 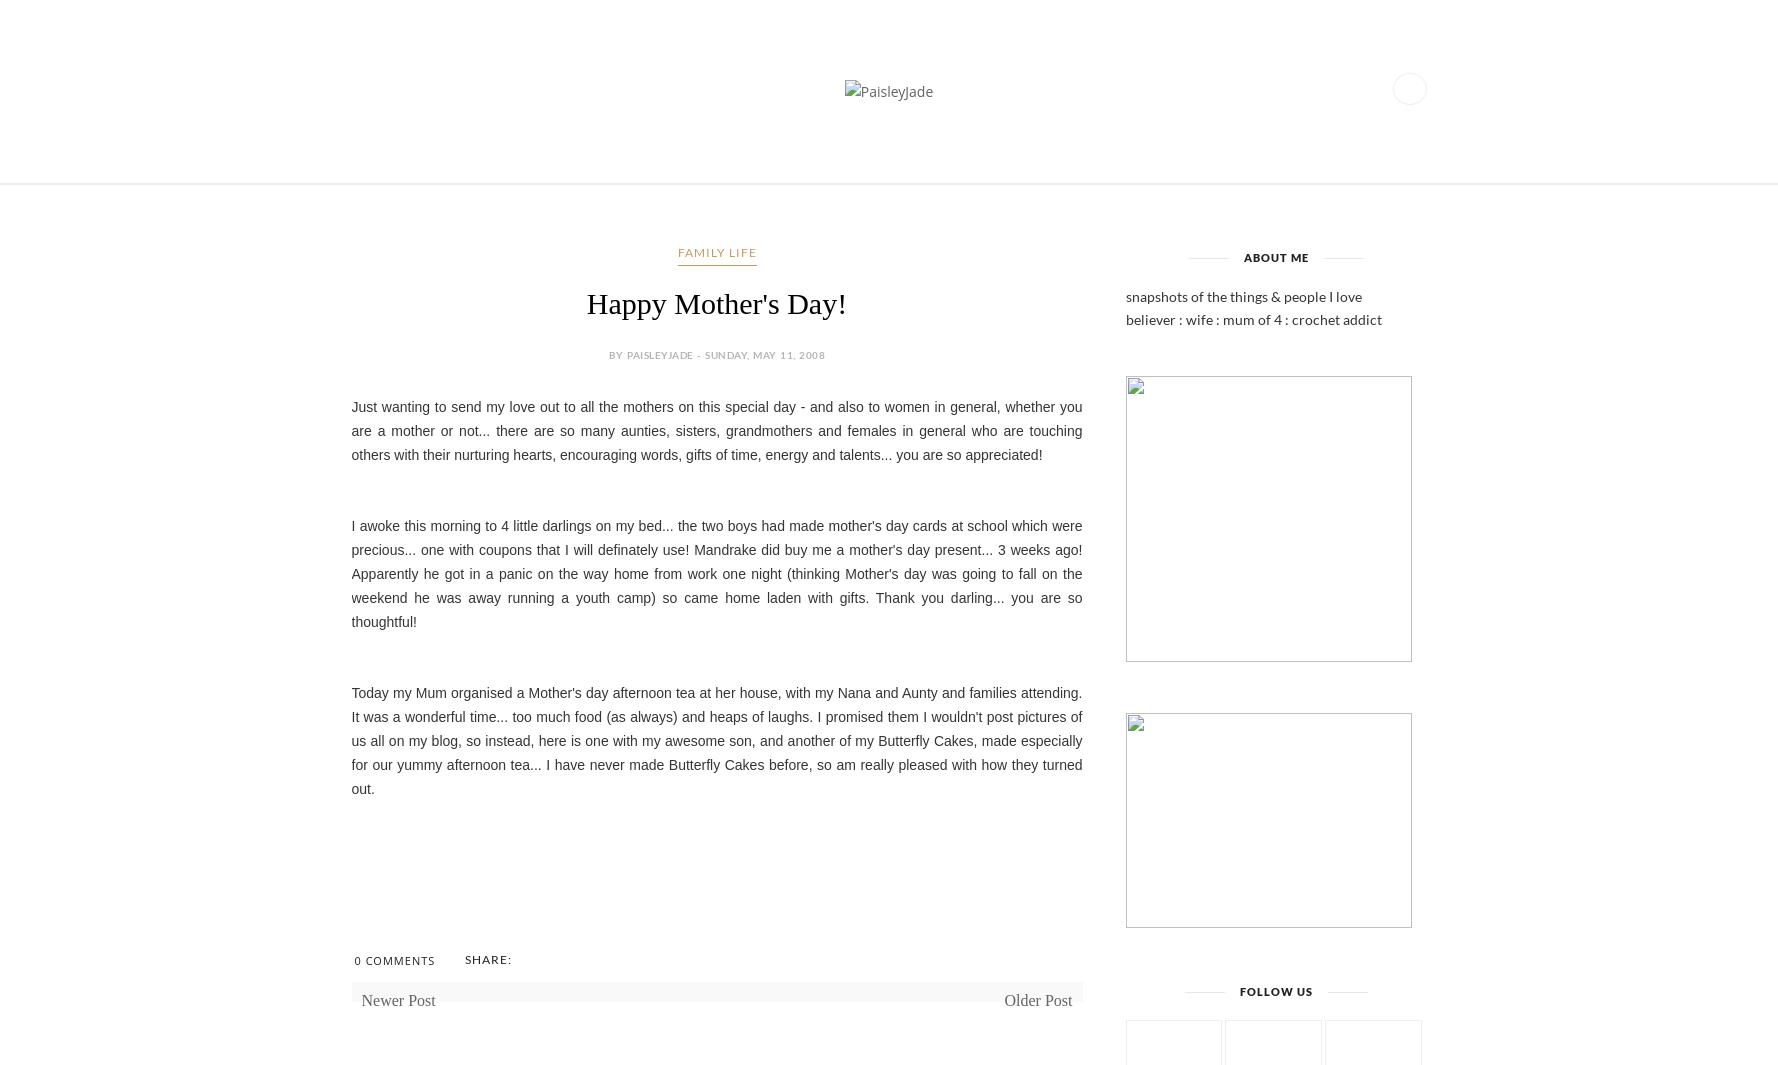 I want to click on 'snapshots of the things & people I love', so click(x=1123, y=295).